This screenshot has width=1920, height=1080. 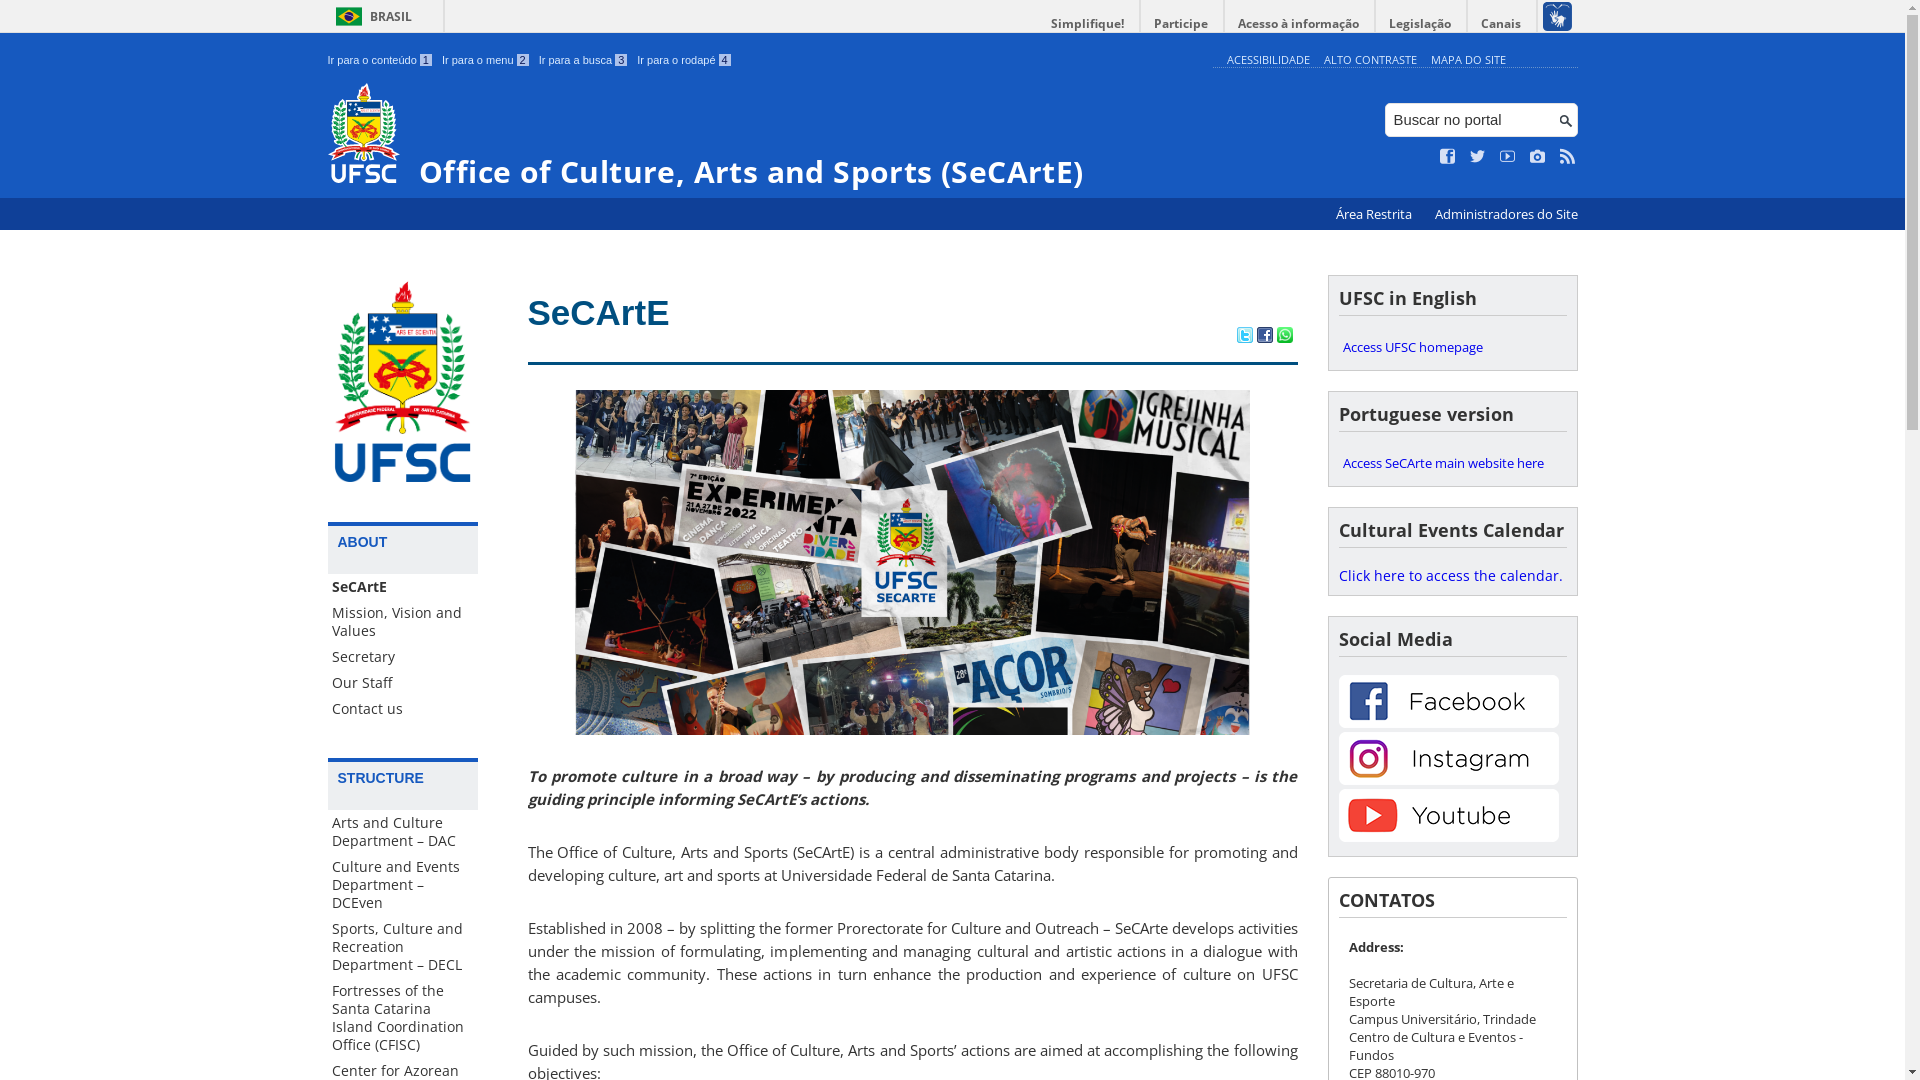 What do you see at coordinates (582, 59) in the screenshot?
I see `'Ir para a busca 3'` at bounding box center [582, 59].